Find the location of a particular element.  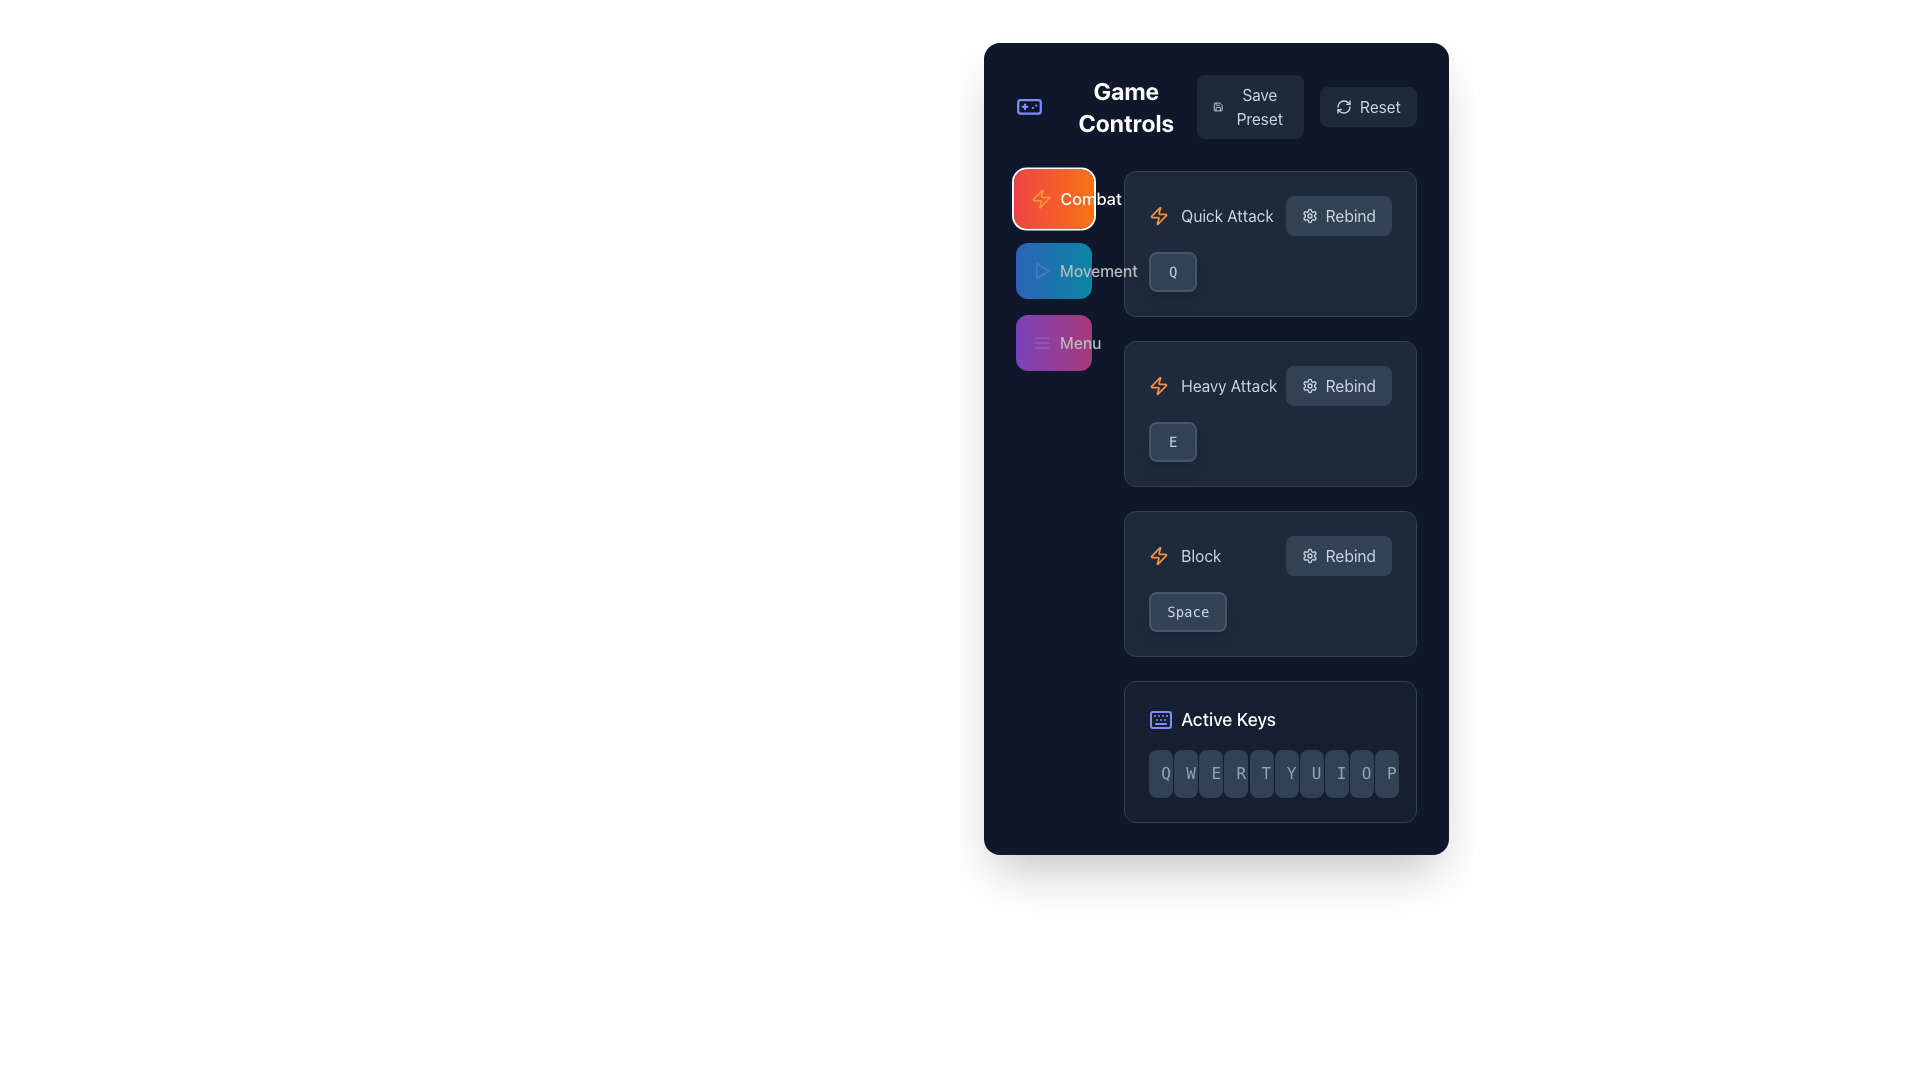

the Text display box that displays the letter 'Q', which is styled with a dark slate background and lighter slate text, located in the upper-right section of the interface associated with the 'Quick Attack' control is located at coordinates (1173, 272).